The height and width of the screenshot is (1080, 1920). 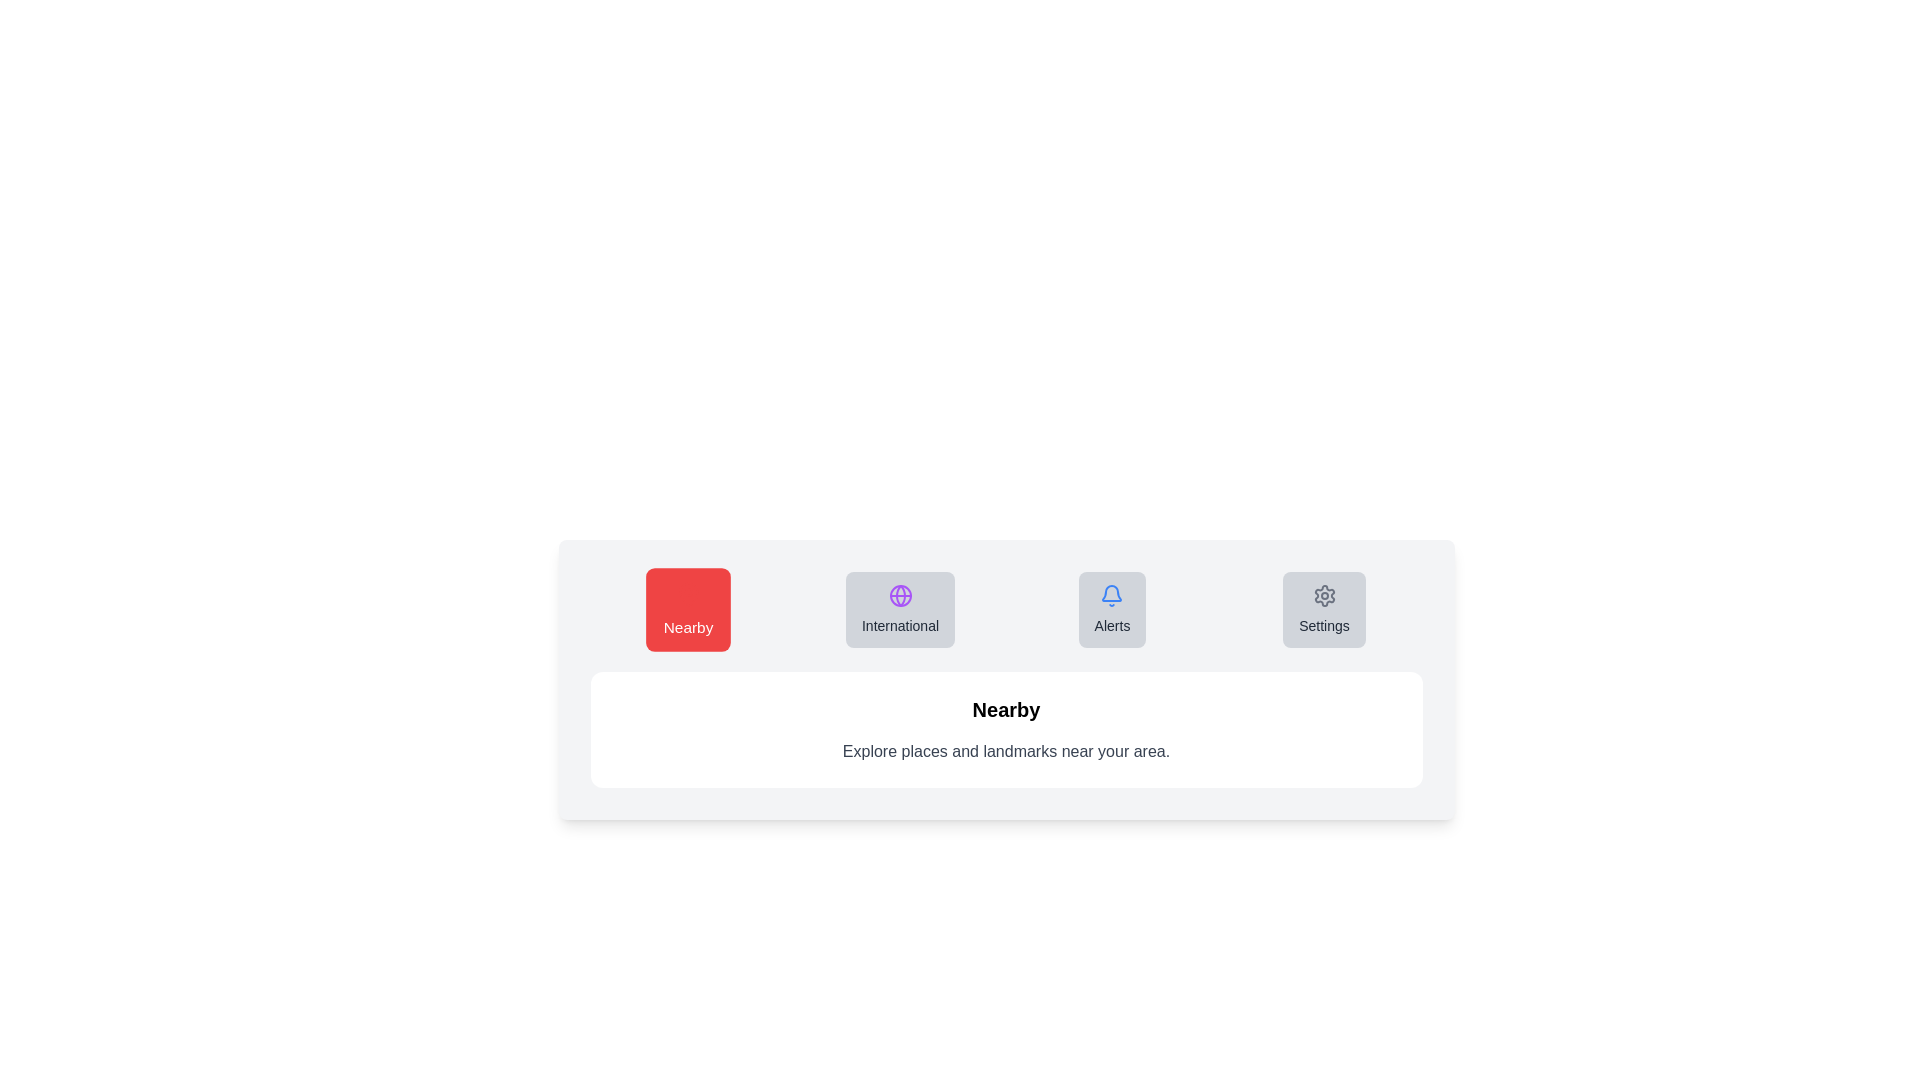 What do you see at coordinates (1324, 608) in the screenshot?
I see `the Settings tab` at bounding box center [1324, 608].